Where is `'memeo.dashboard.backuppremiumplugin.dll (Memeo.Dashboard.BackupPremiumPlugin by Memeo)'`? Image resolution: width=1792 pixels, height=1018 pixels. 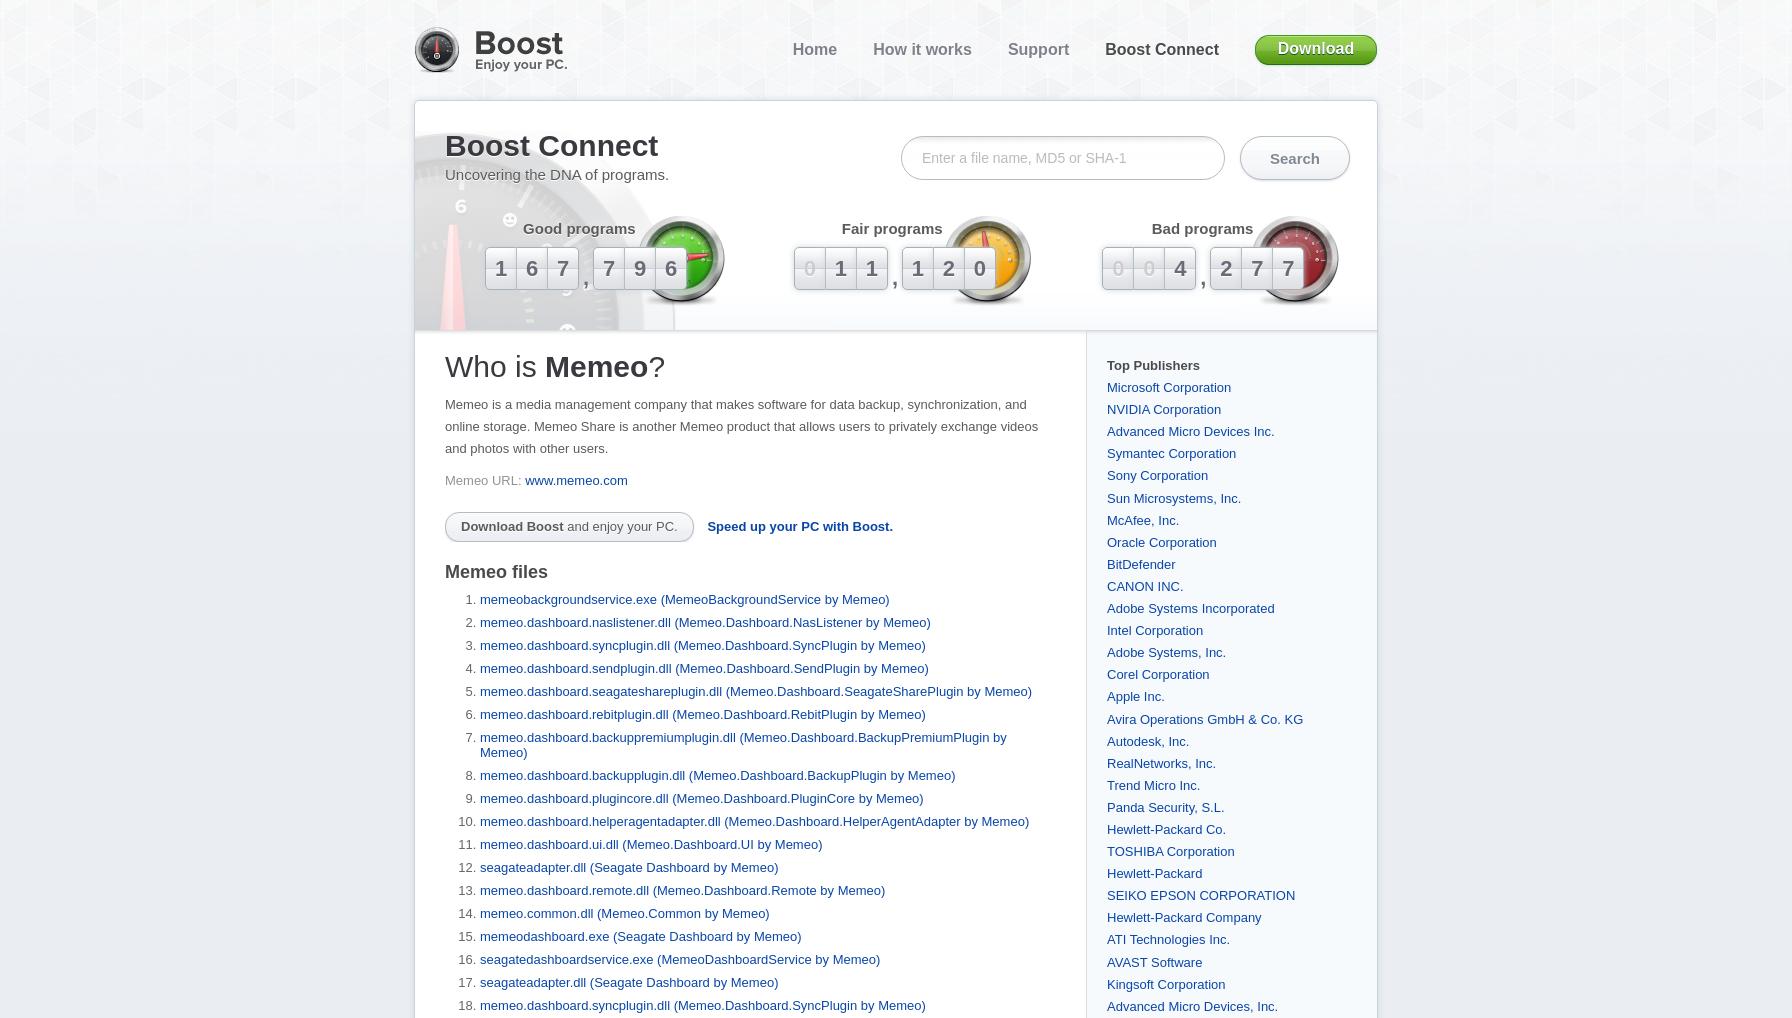
'memeo.dashboard.backuppremiumplugin.dll (Memeo.Dashboard.BackupPremiumPlugin by Memeo)' is located at coordinates (742, 742).